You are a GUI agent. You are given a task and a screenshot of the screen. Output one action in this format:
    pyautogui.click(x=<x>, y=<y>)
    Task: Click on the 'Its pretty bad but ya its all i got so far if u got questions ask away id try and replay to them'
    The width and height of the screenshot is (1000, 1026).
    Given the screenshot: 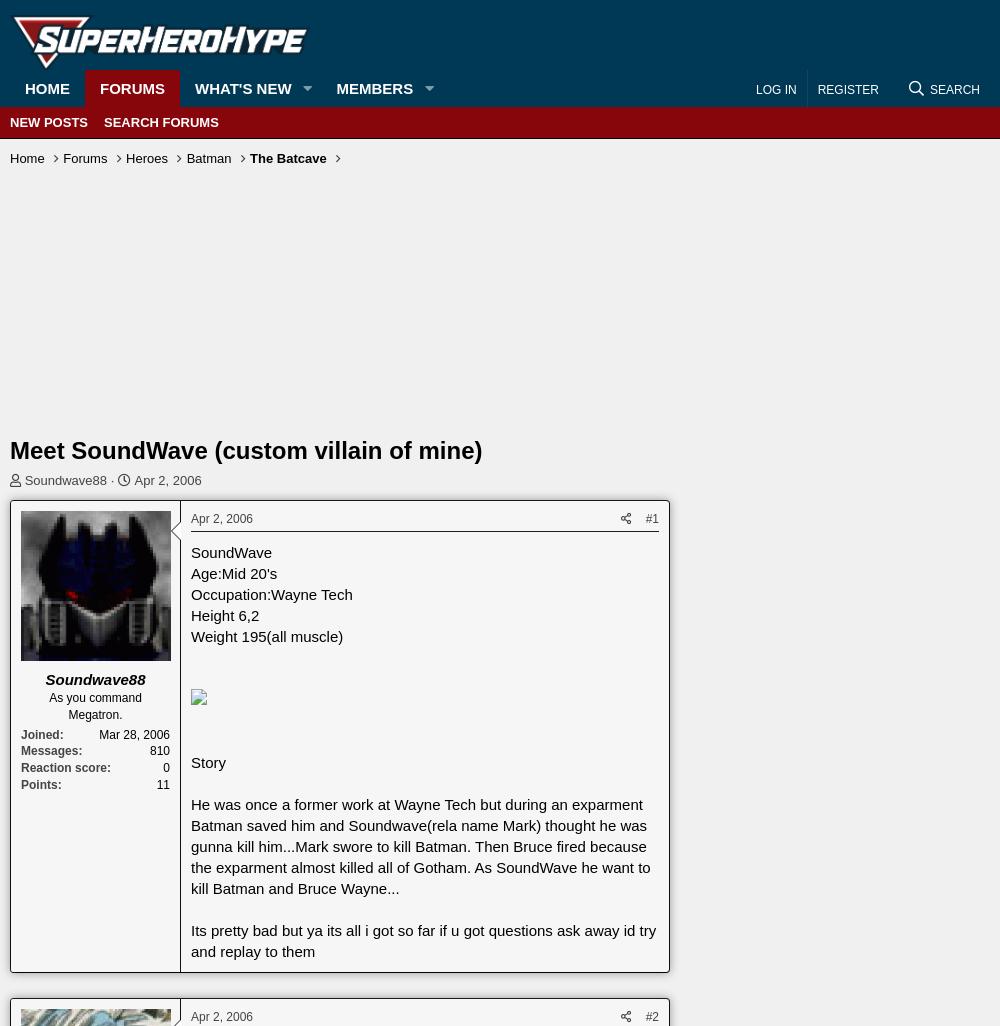 What is the action you would take?
    pyautogui.click(x=423, y=941)
    